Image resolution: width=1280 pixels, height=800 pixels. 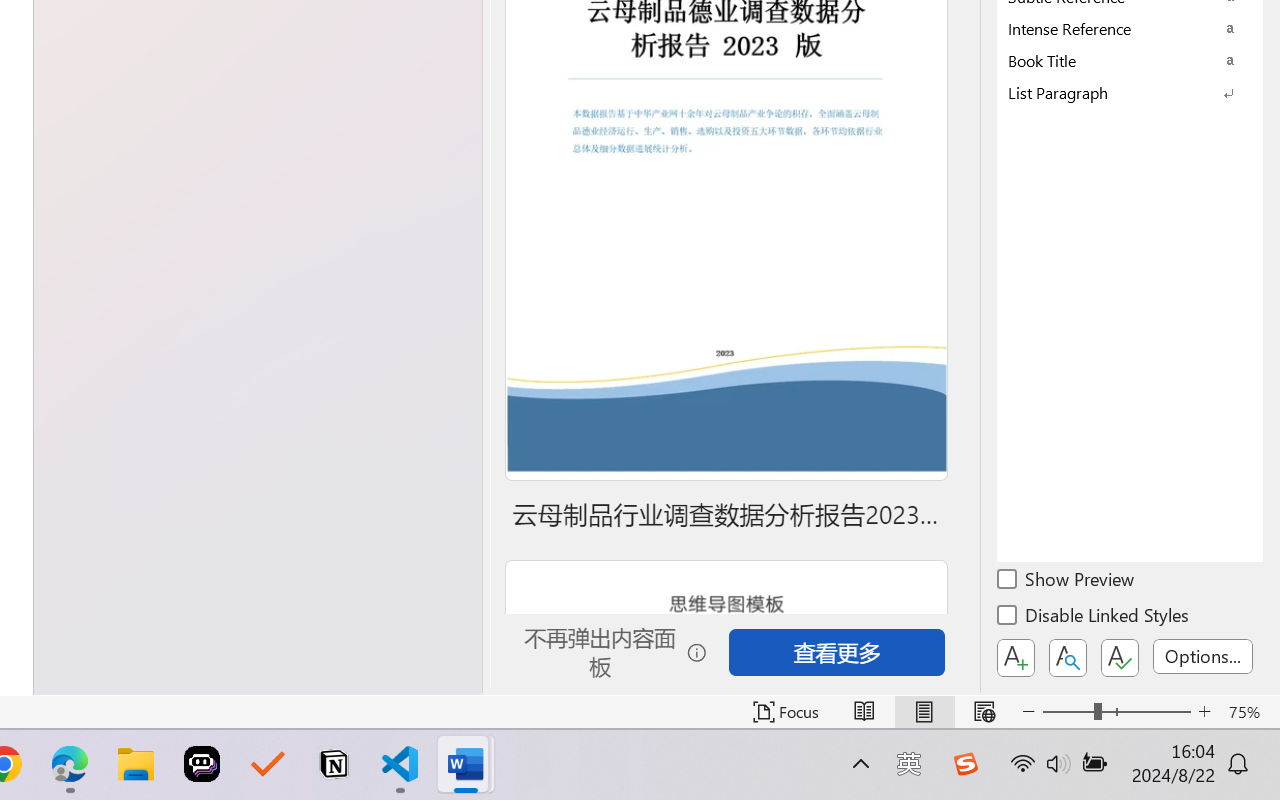 I want to click on 'Web Layout', so click(x=984, y=711).